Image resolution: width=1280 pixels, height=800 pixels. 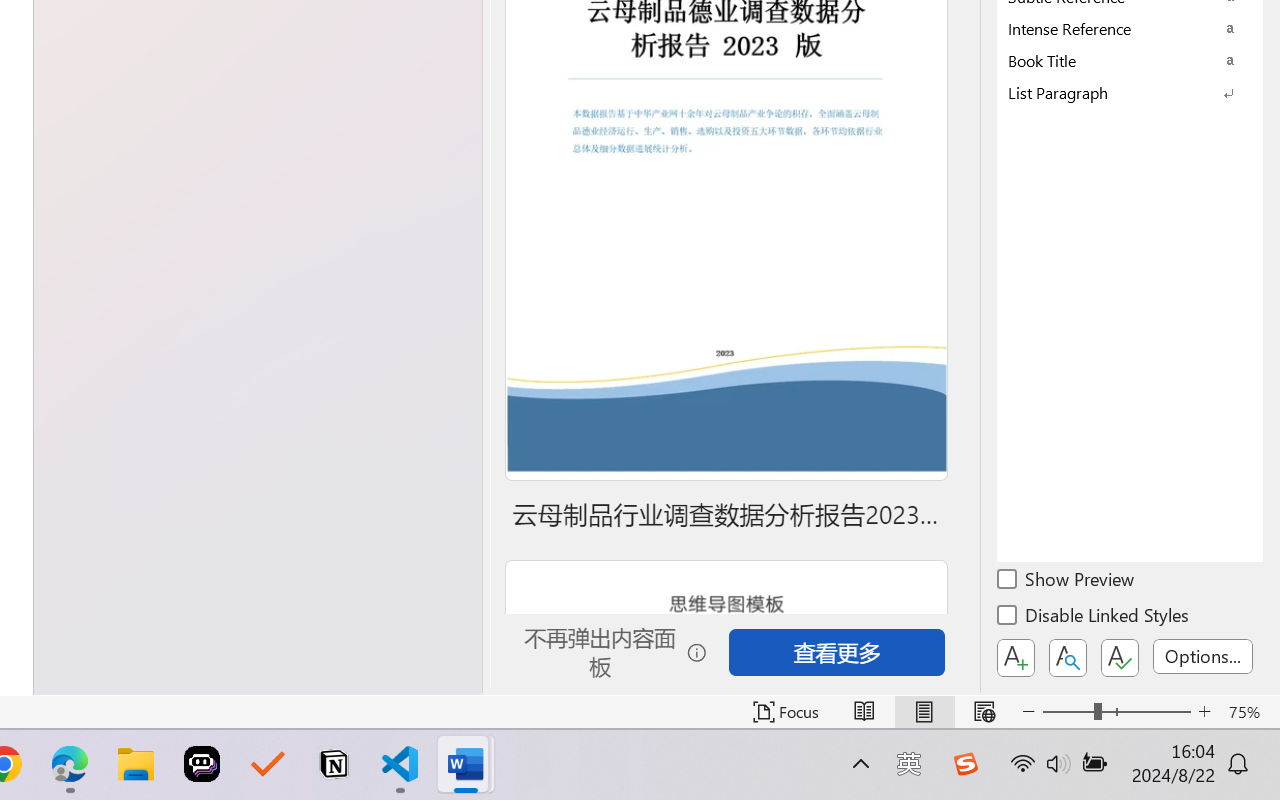 I want to click on 'Web Layout', so click(x=984, y=711).